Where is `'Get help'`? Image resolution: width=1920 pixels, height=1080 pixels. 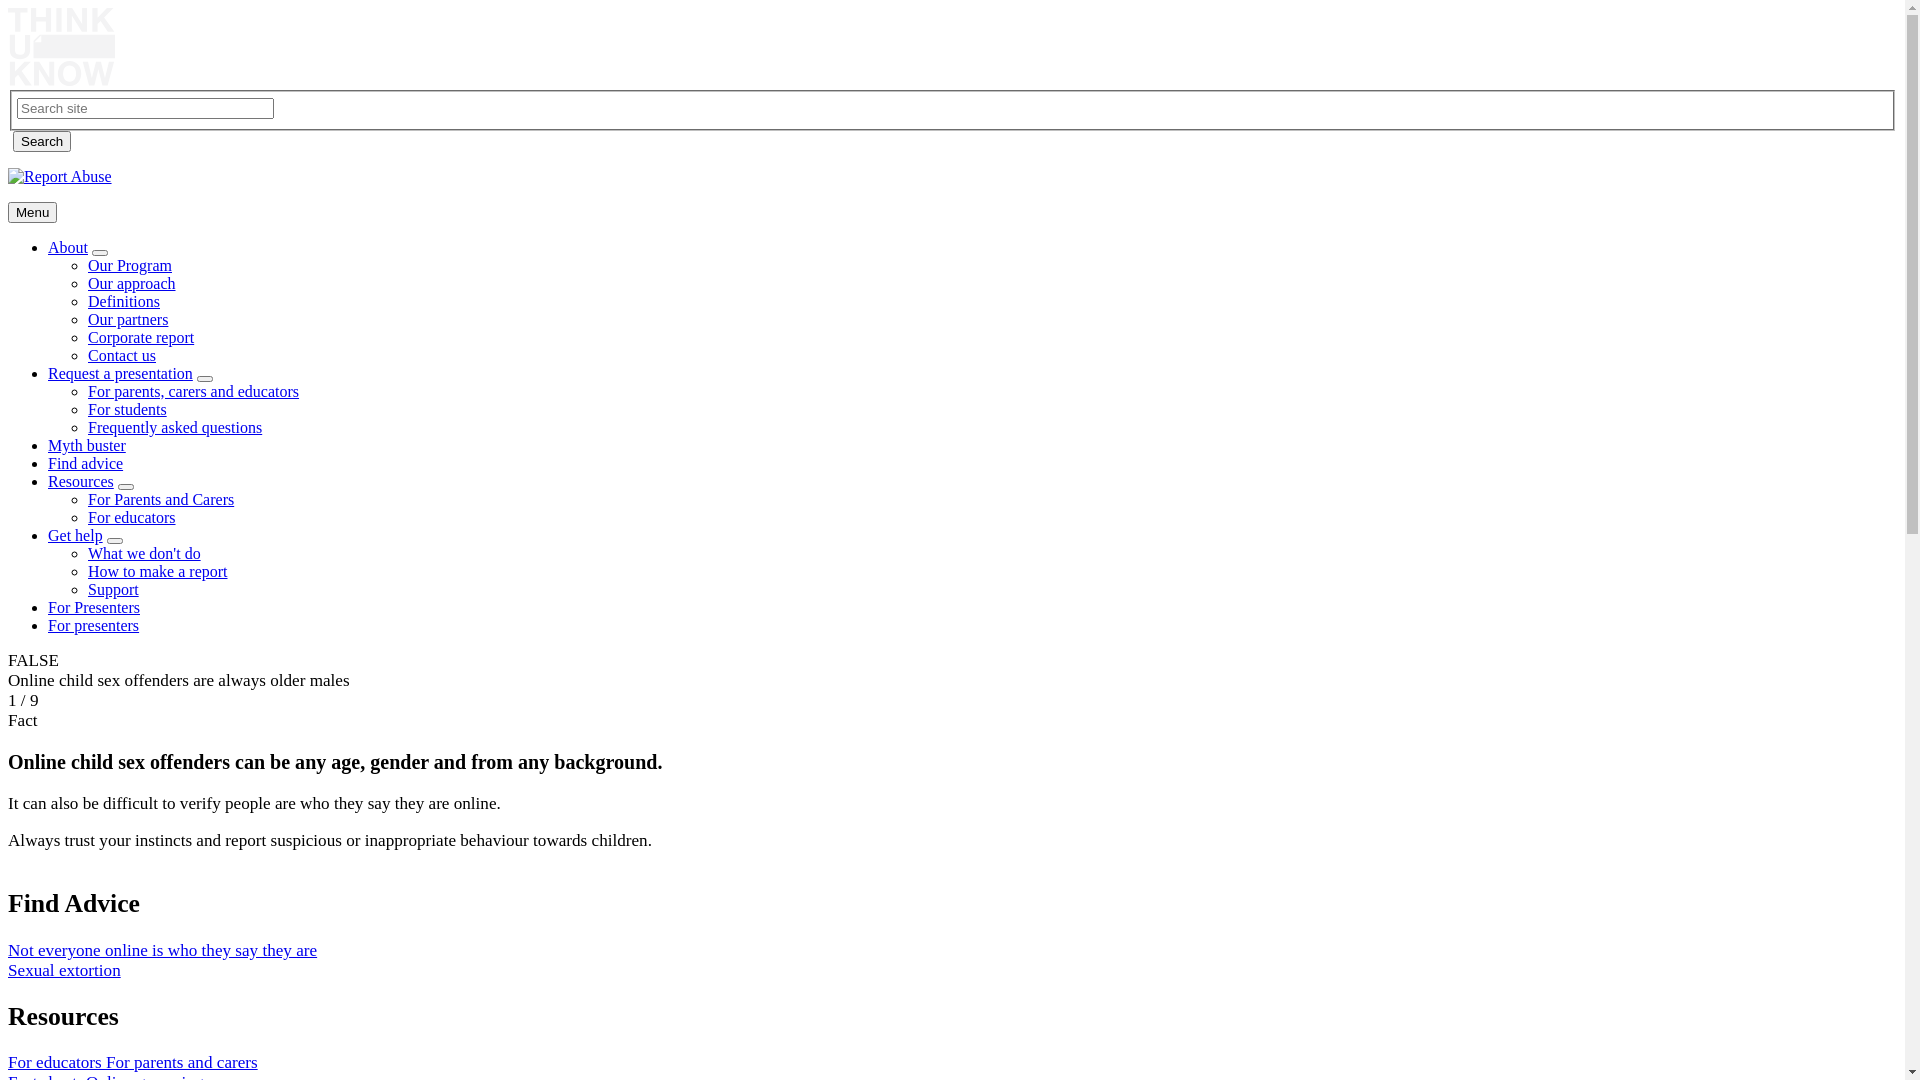
'Get help' is located at coordinates (75, 534).